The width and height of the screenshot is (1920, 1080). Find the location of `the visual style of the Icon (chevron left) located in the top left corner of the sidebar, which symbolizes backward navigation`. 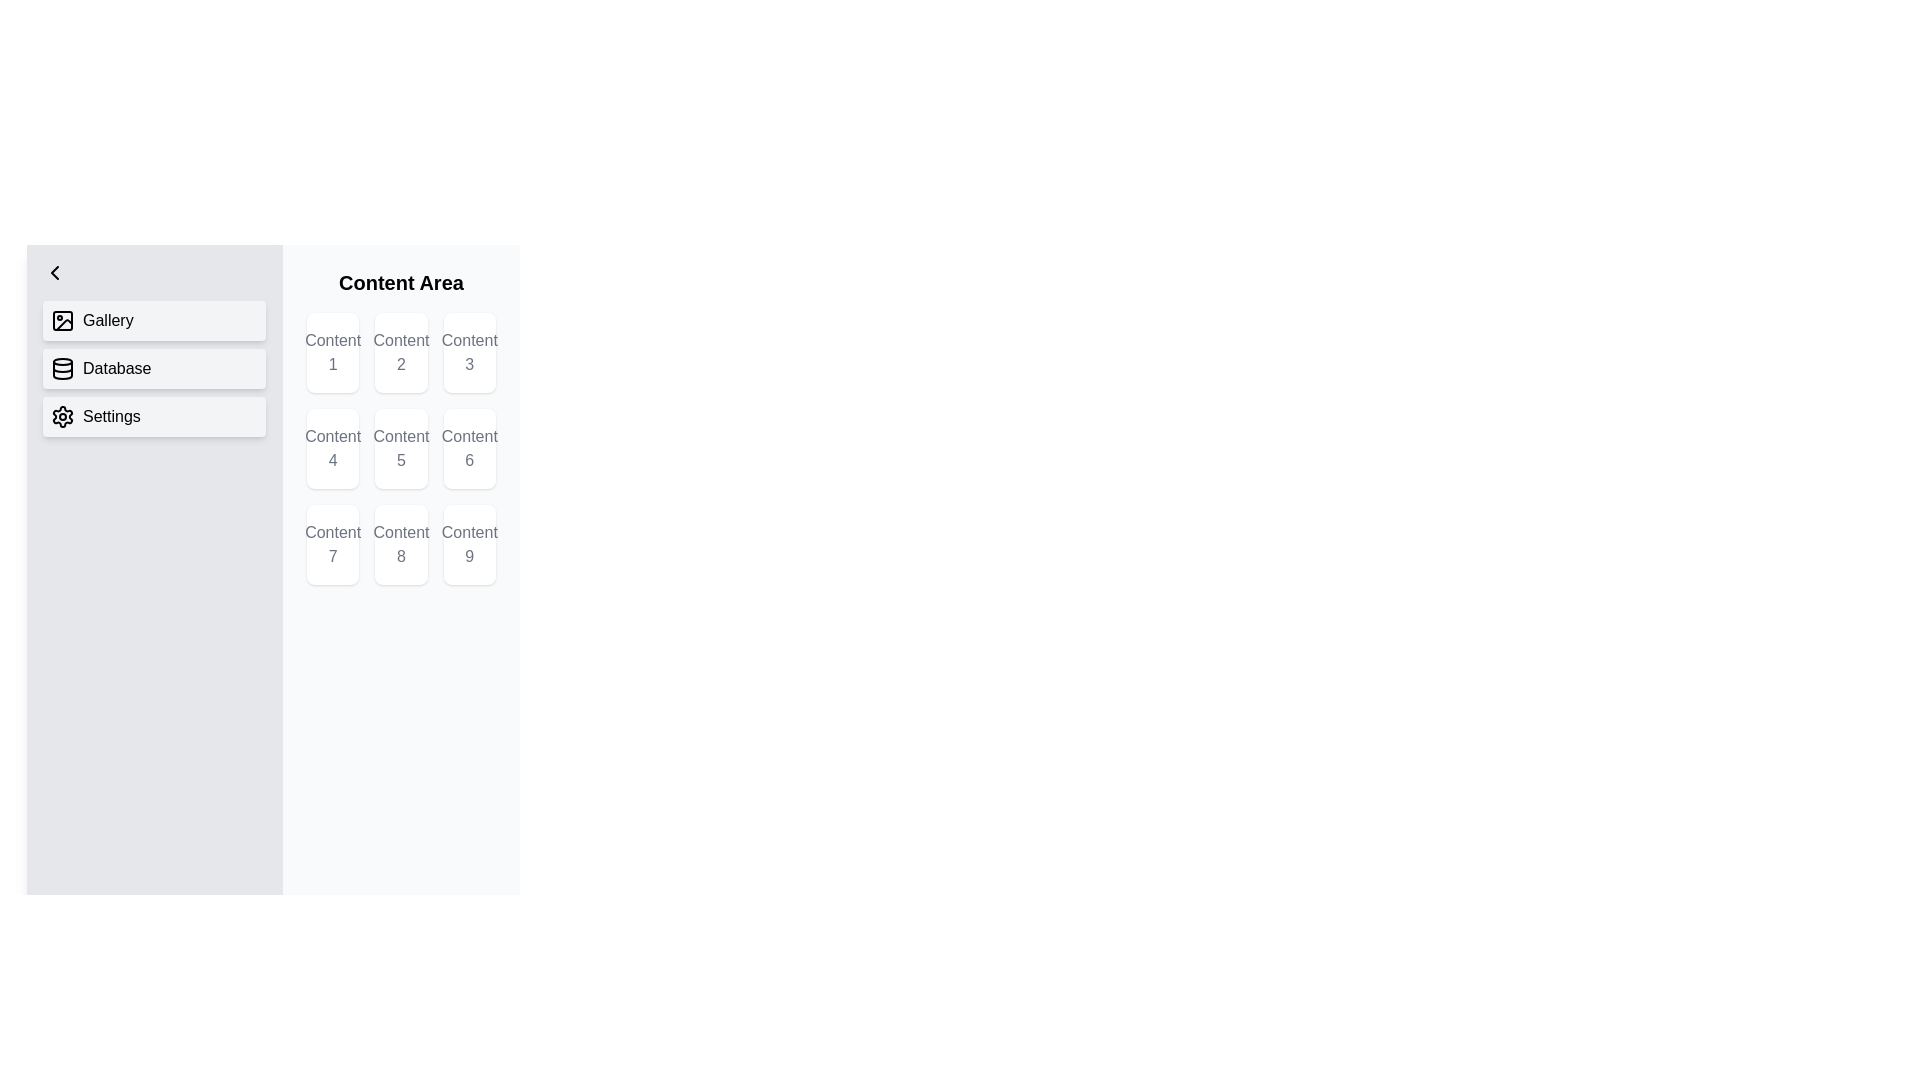

the visual style of the Icon (chevron left) located in the top left corner of the sidebar, which symbolizes backward navigation is located at coordinates (54, 273).